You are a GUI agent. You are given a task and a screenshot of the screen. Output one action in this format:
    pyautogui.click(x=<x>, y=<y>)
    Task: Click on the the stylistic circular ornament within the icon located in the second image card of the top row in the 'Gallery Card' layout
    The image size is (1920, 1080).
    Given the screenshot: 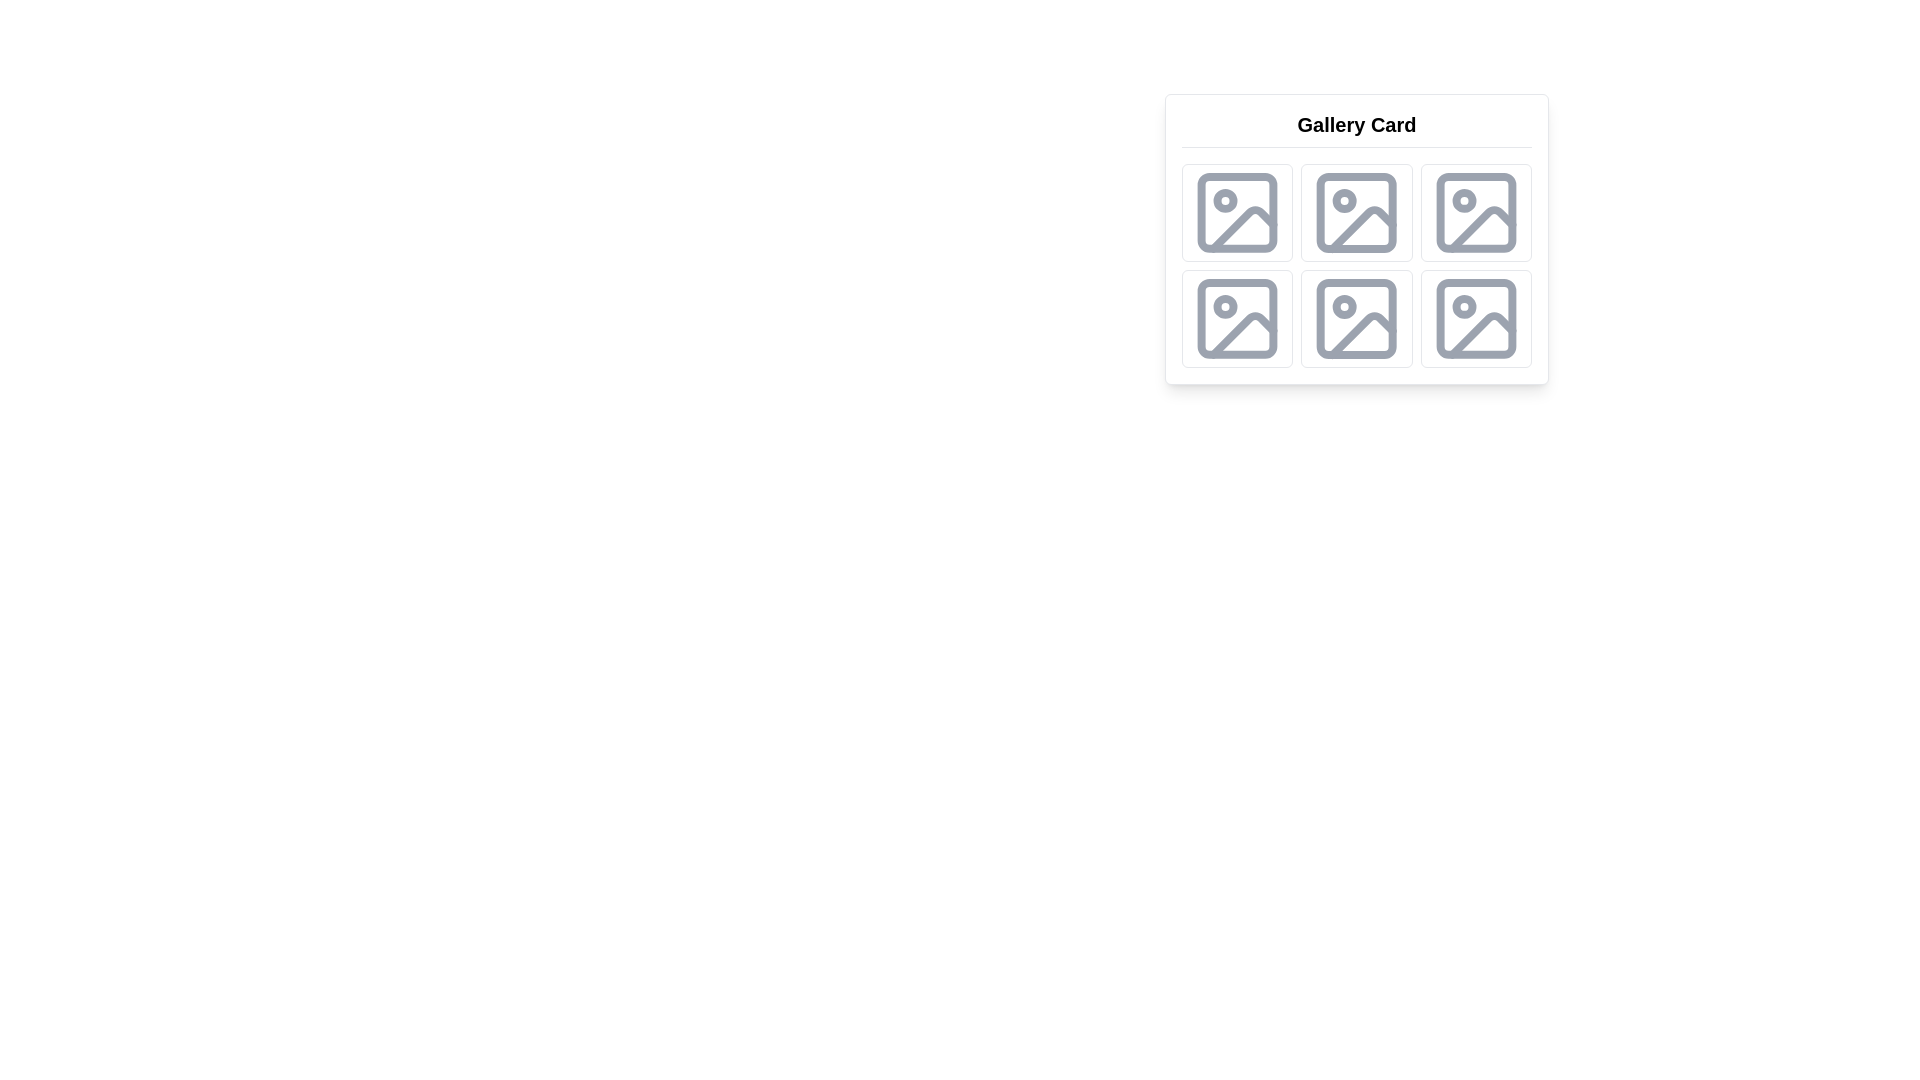 What is the action you would take?
    pyautogui.click(x=1344, y=200)
    